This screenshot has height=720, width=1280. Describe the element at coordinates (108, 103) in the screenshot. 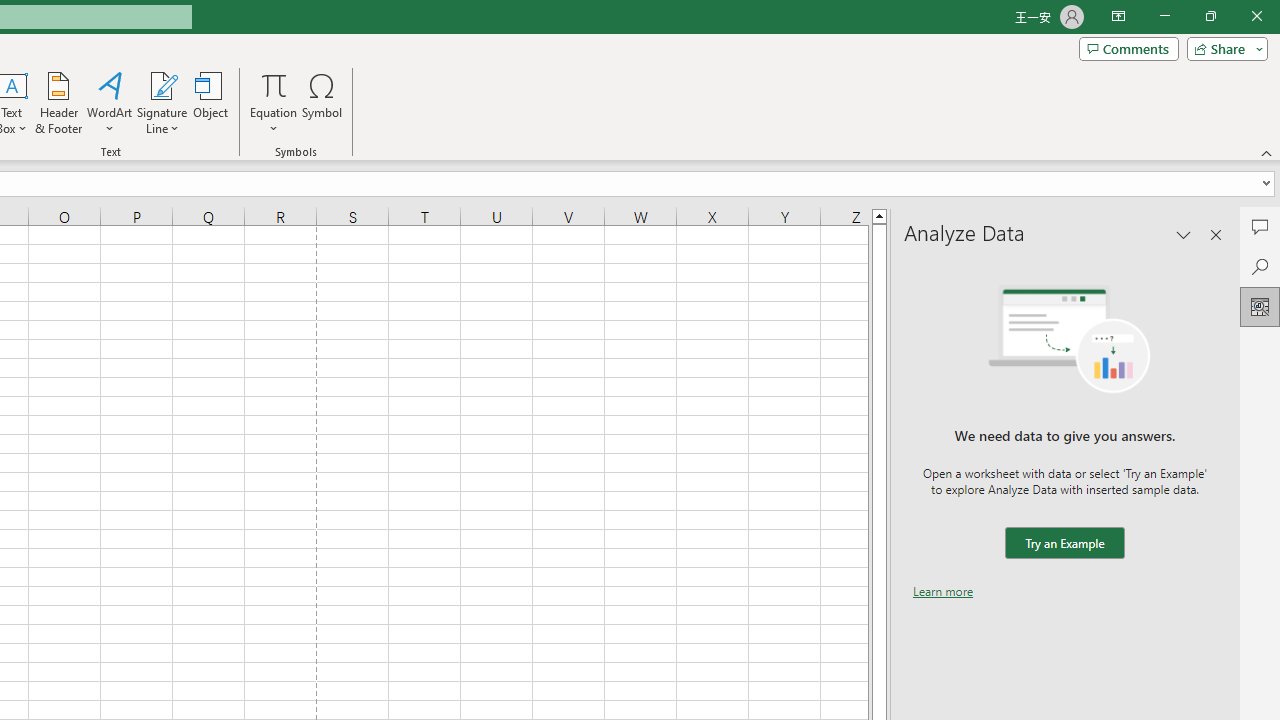

I see `'WordArt'` at that location.